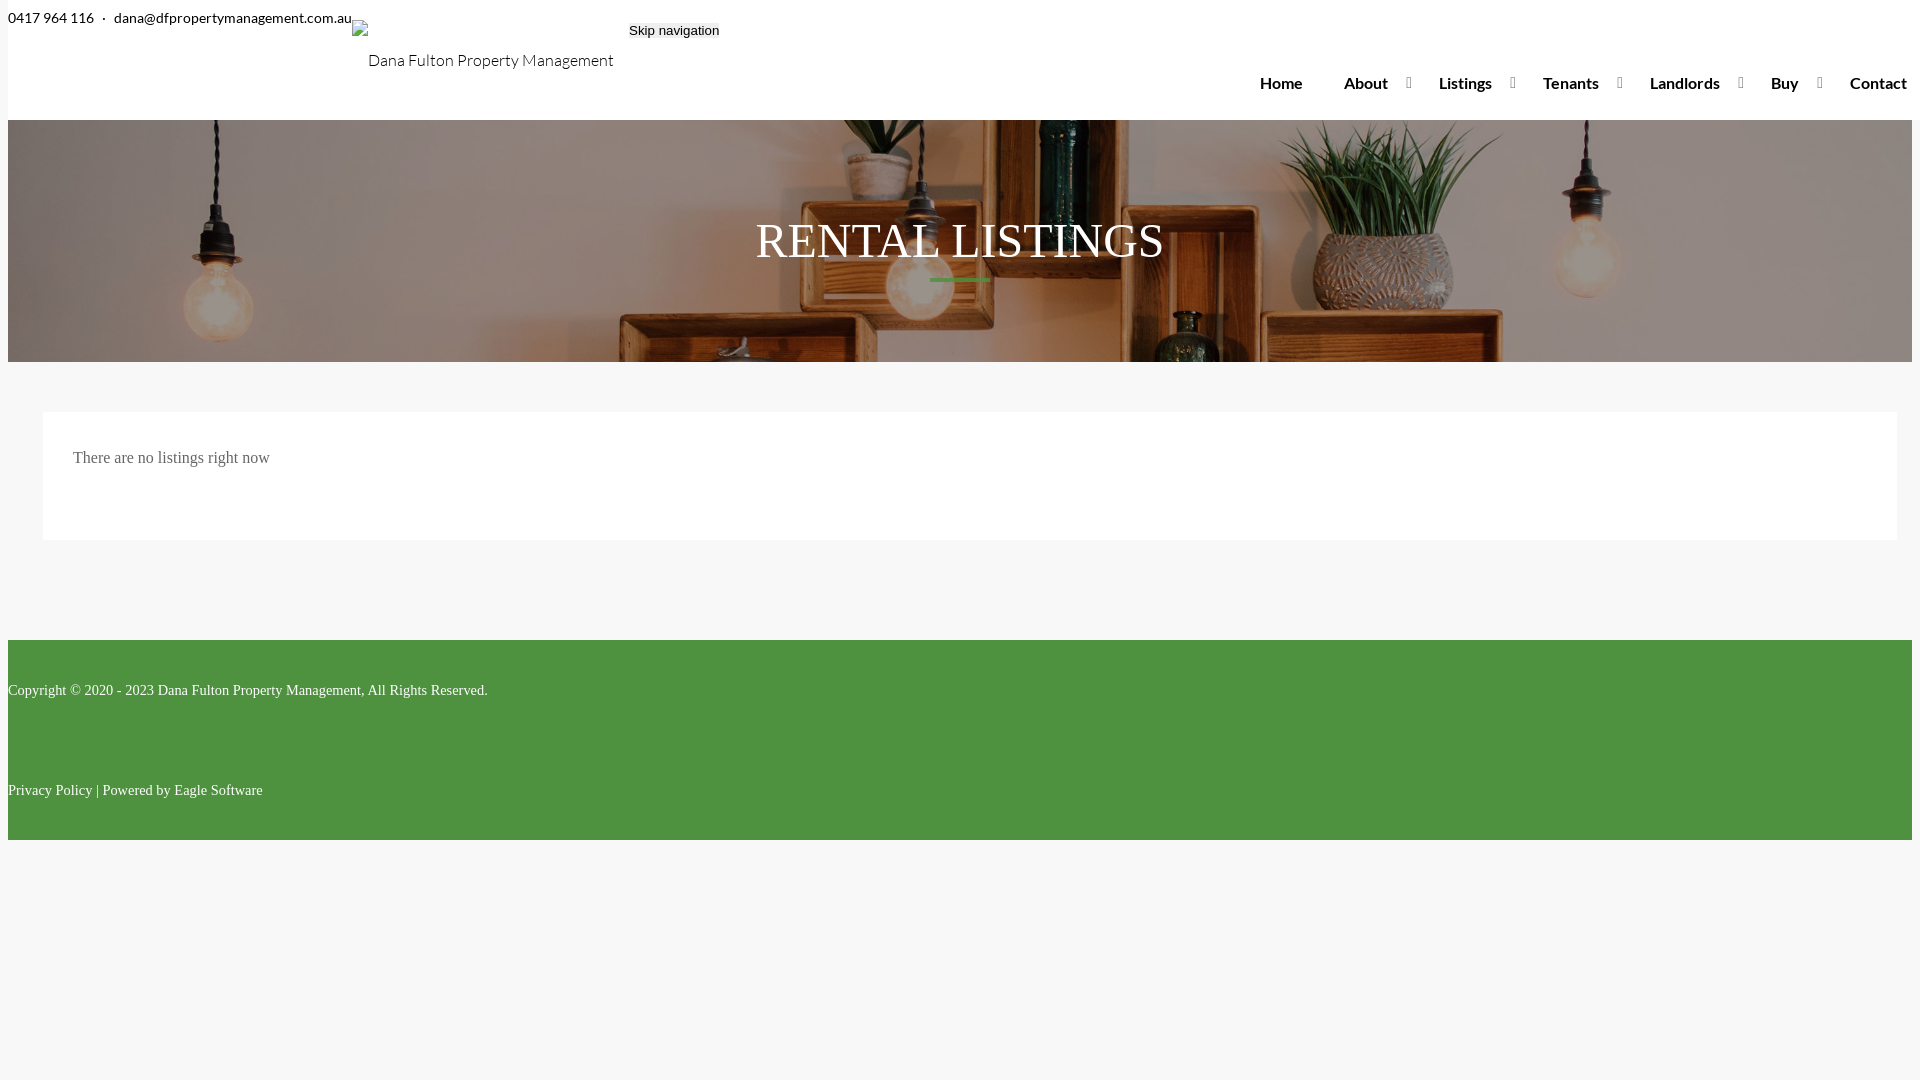 The width and height of the screenshot is (1920, 1080). Describe the element at coordinates (217, 789) in the screenshot. I see `'Eagle Software'` at that location.